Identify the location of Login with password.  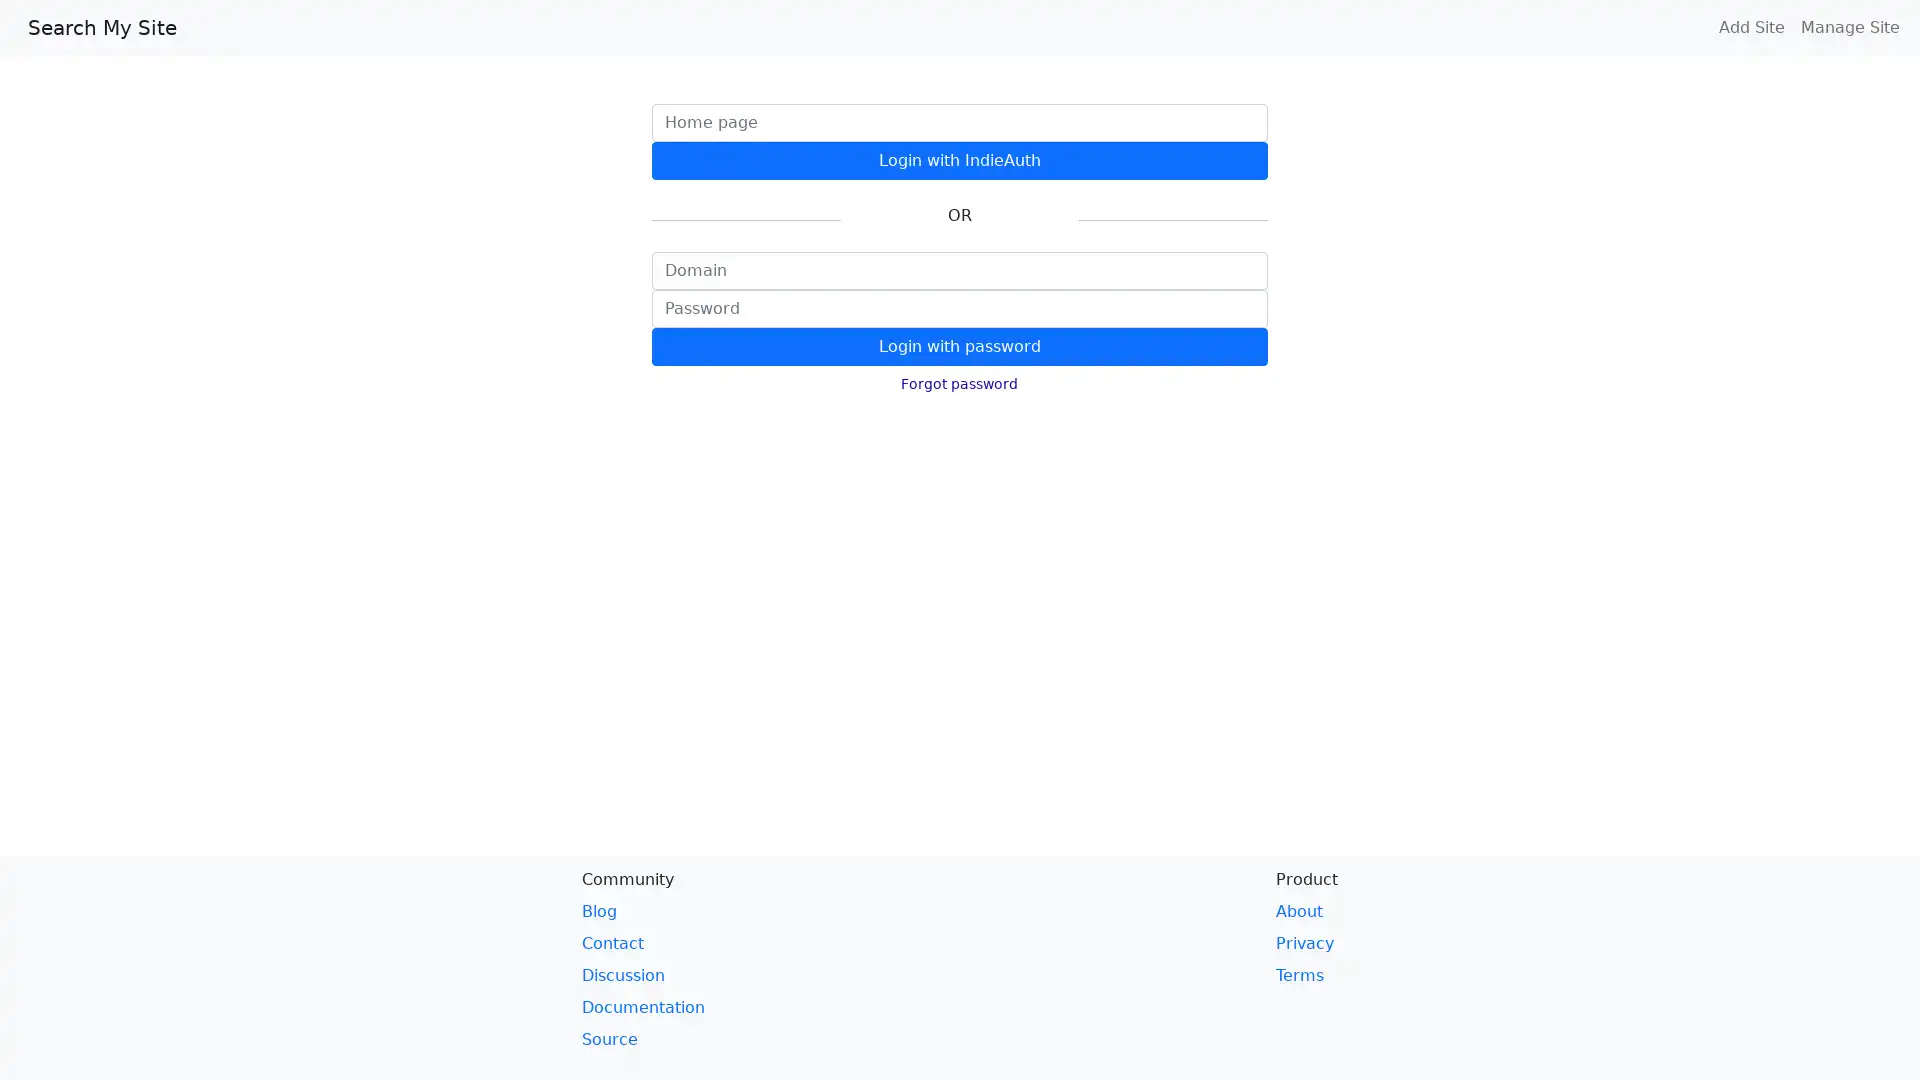
(958, 346).